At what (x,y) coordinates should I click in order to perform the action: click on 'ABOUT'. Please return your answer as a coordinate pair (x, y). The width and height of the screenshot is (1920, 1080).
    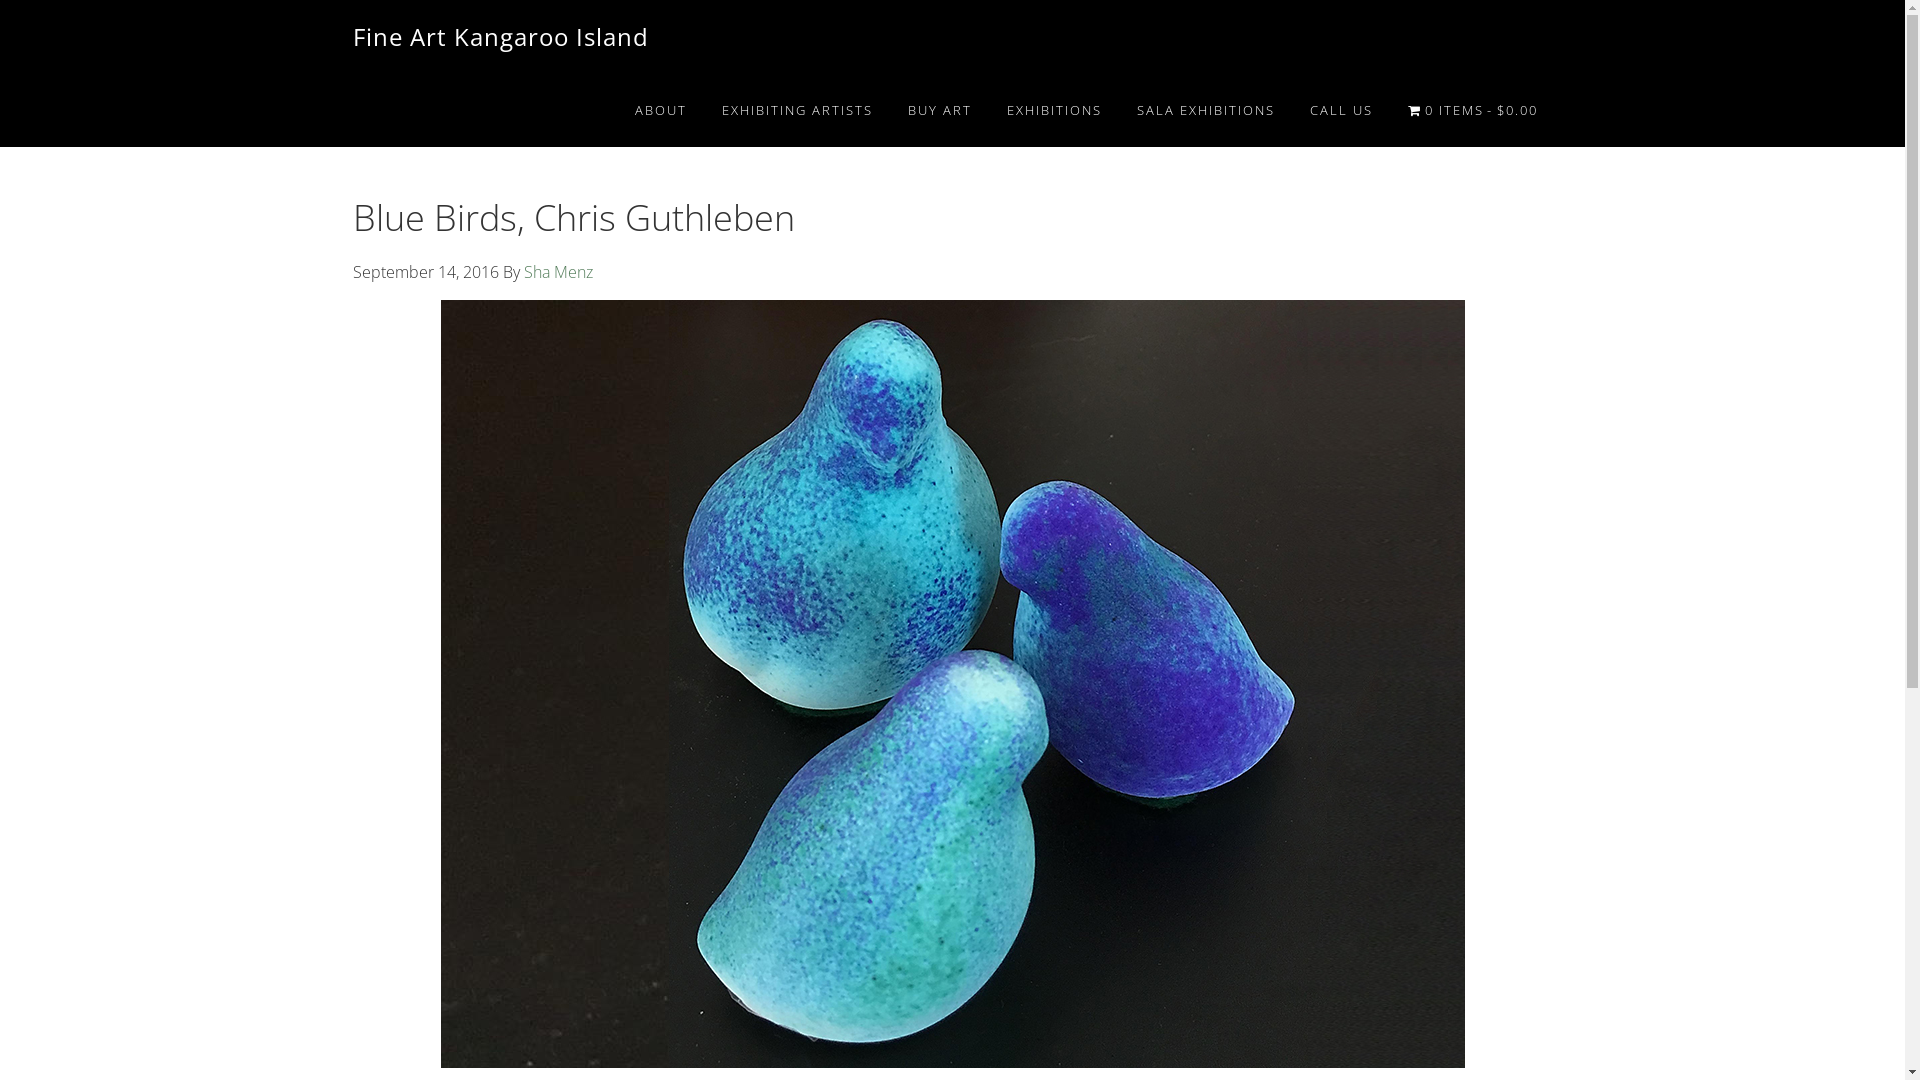
    Looking at the image, I should click on (661, 110).